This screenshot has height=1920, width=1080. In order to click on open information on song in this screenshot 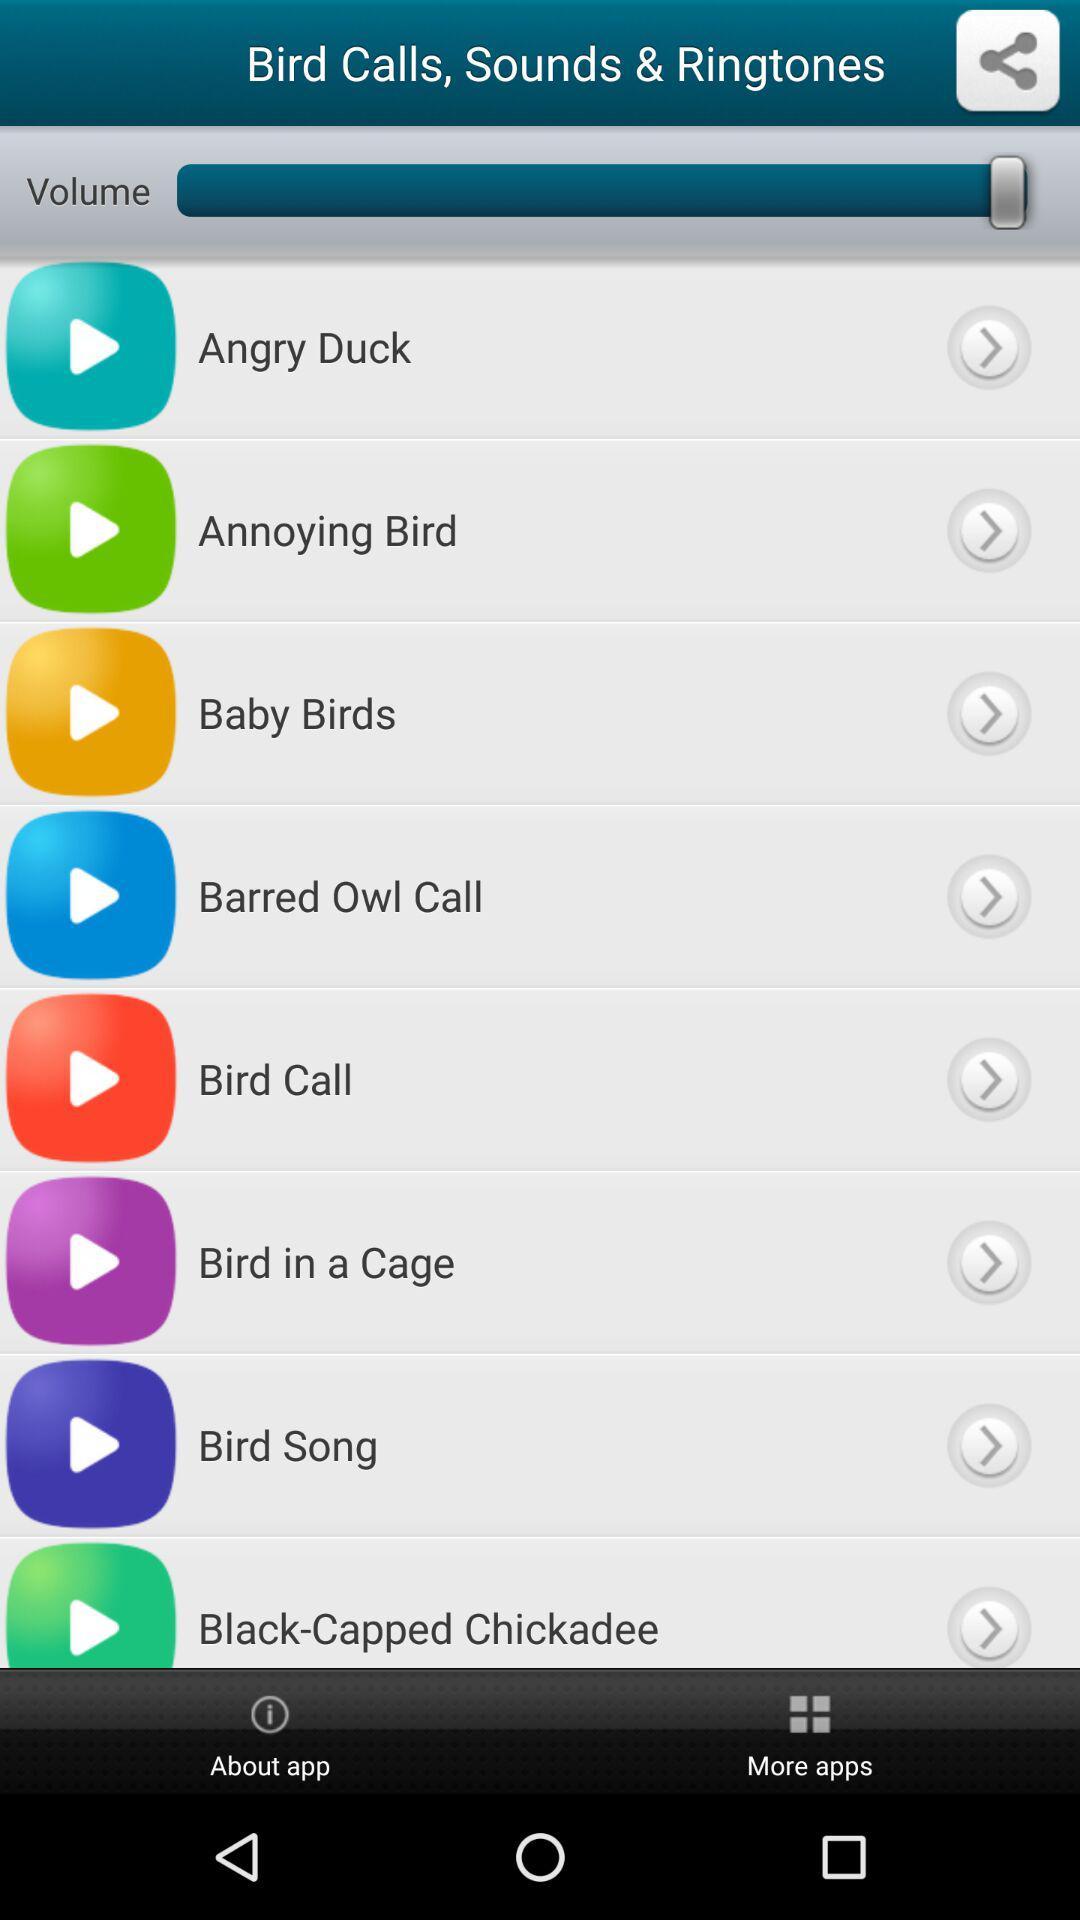, I will do `click(987, 529)`.